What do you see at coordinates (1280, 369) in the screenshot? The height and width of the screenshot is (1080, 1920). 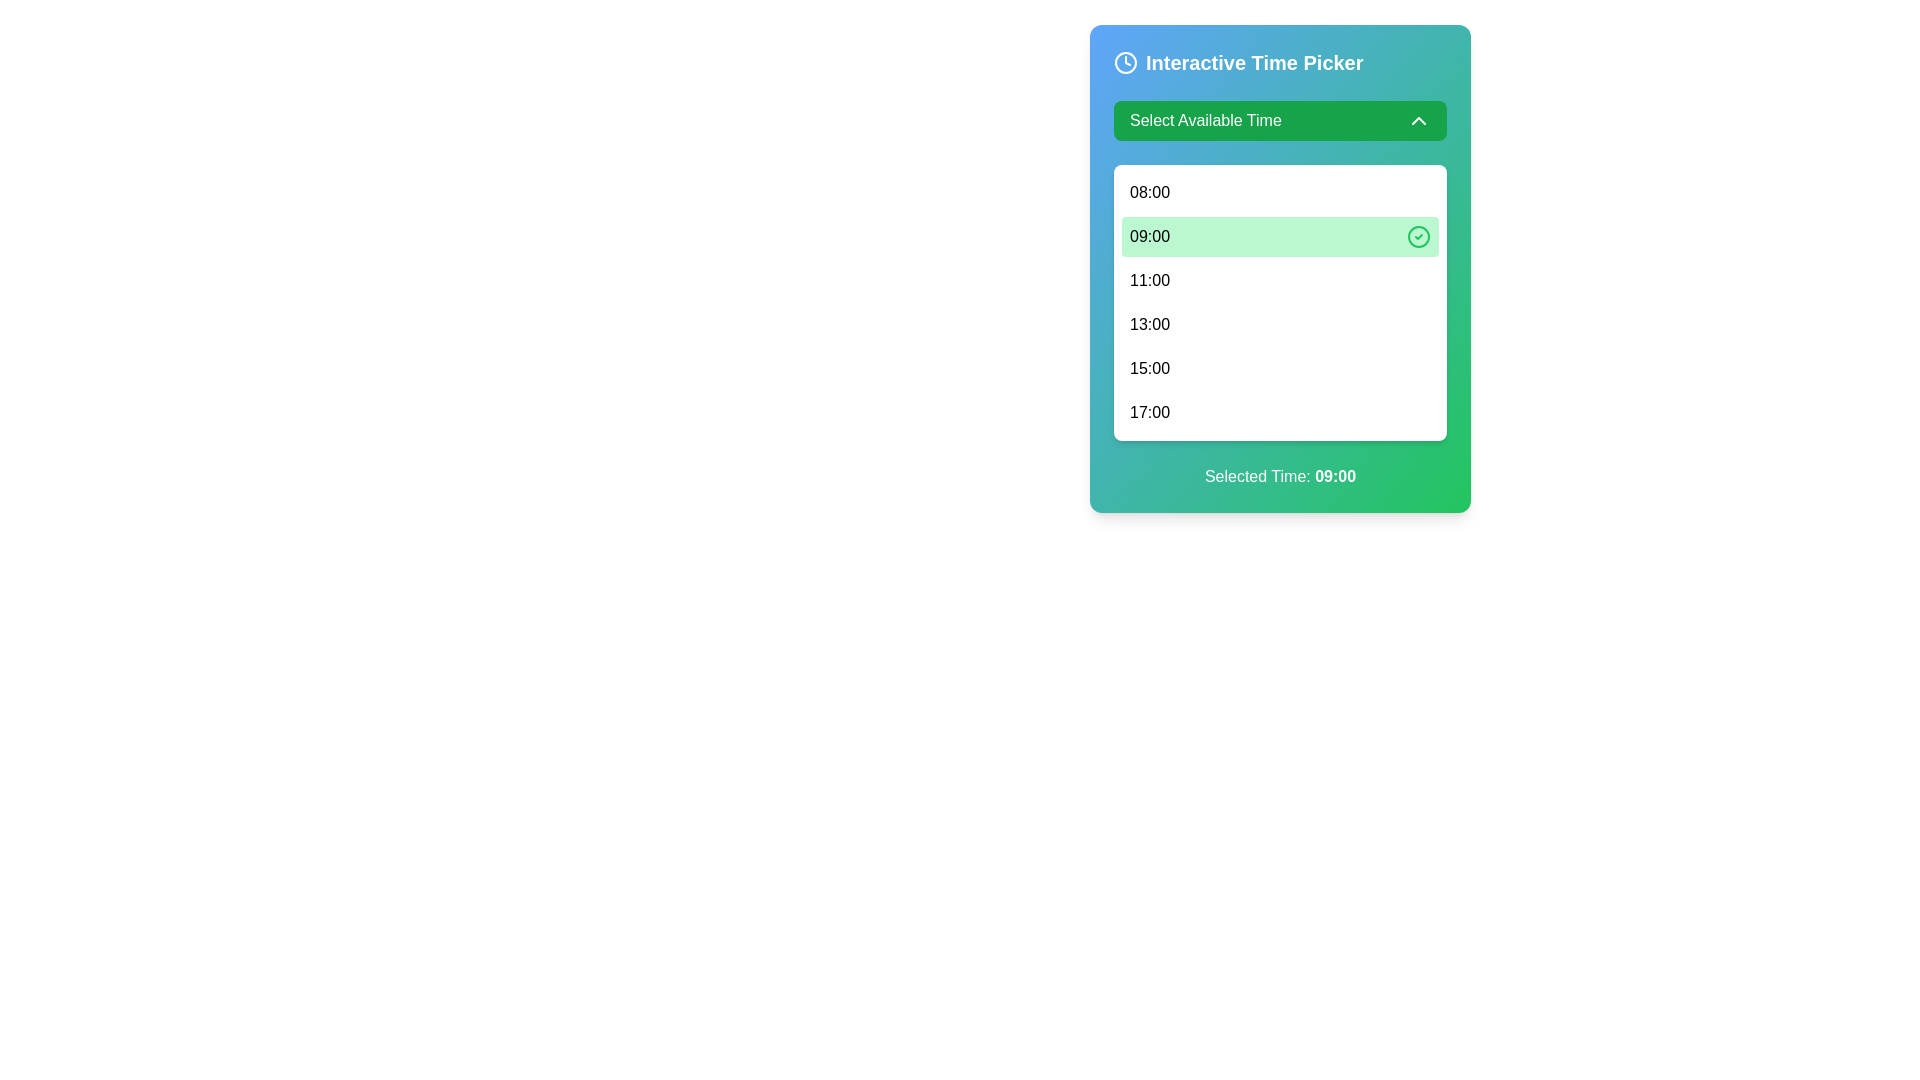 I see `the fifth item in the time selection list, which represents '15:00'` at bounding box center [1280, 369].